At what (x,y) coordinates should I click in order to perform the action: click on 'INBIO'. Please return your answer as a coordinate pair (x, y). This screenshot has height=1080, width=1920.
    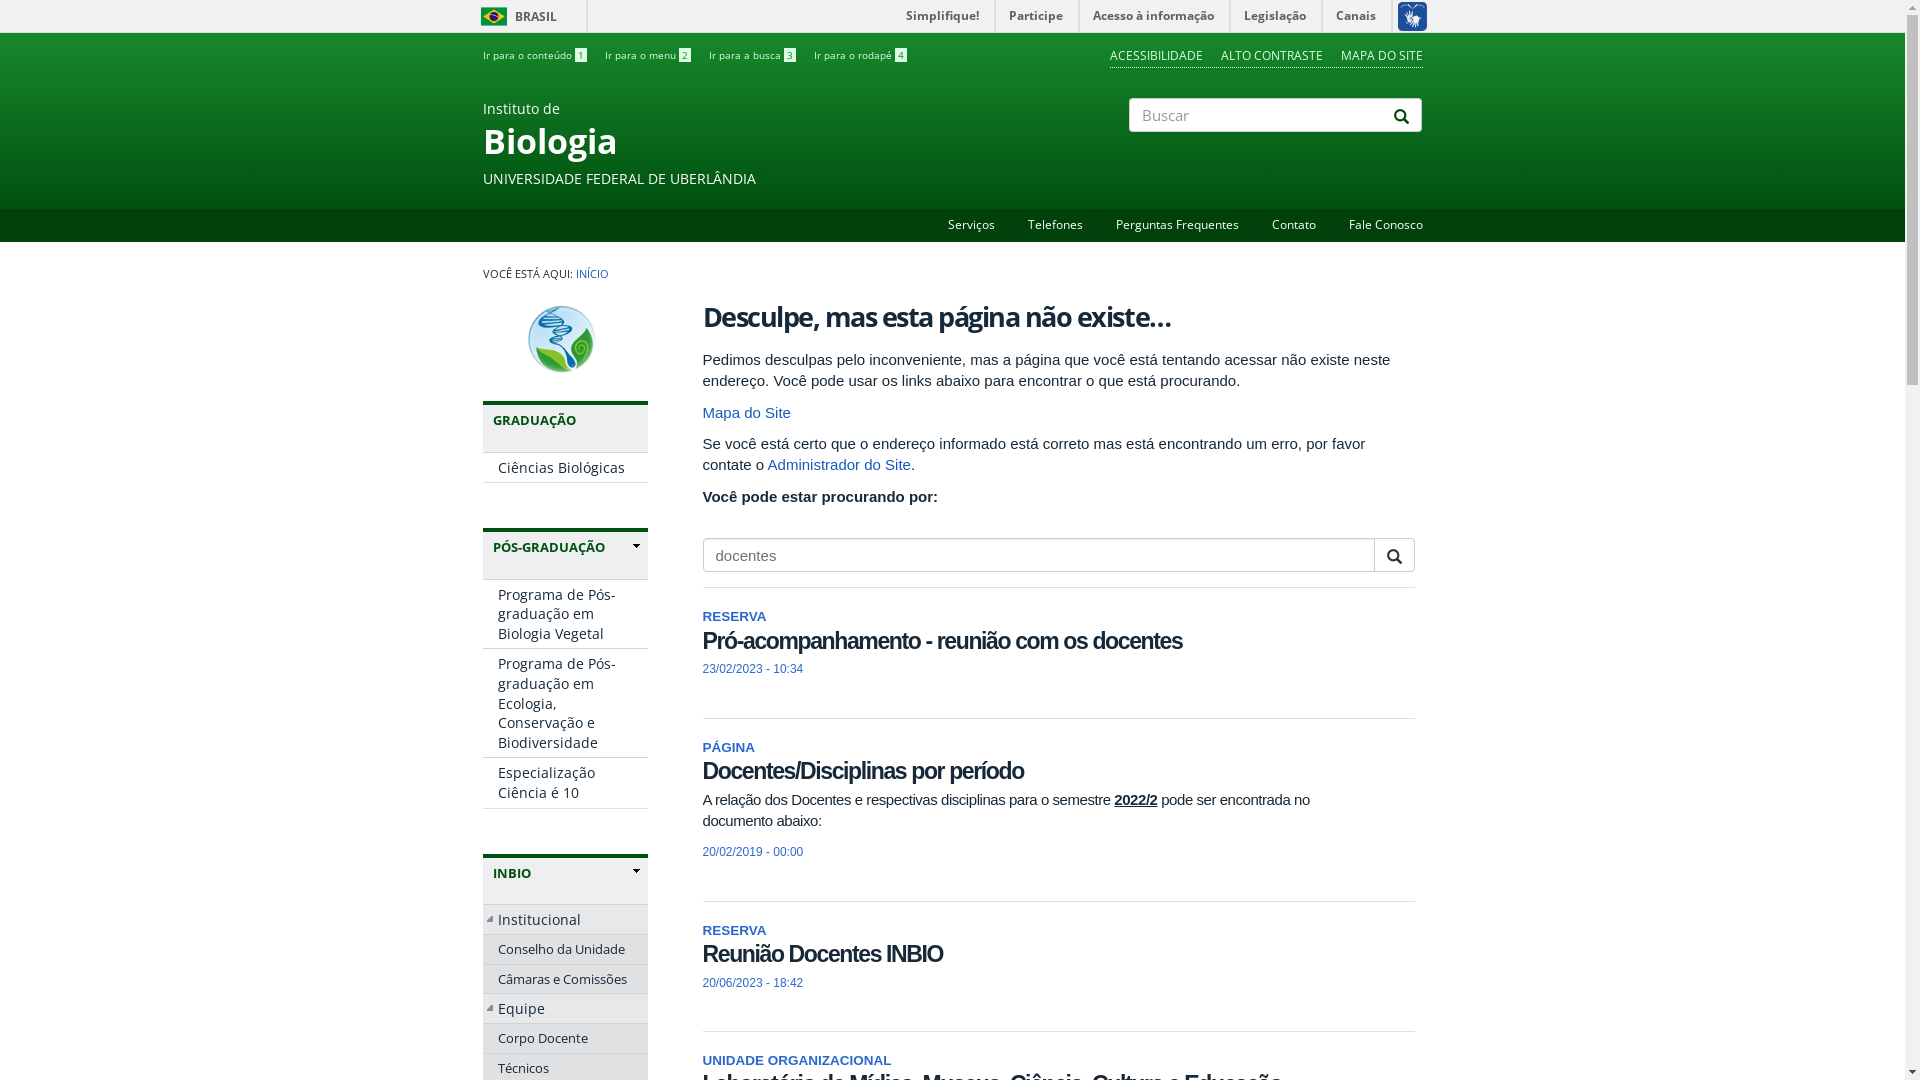
    Looking at the image, I should click on (491, 871).